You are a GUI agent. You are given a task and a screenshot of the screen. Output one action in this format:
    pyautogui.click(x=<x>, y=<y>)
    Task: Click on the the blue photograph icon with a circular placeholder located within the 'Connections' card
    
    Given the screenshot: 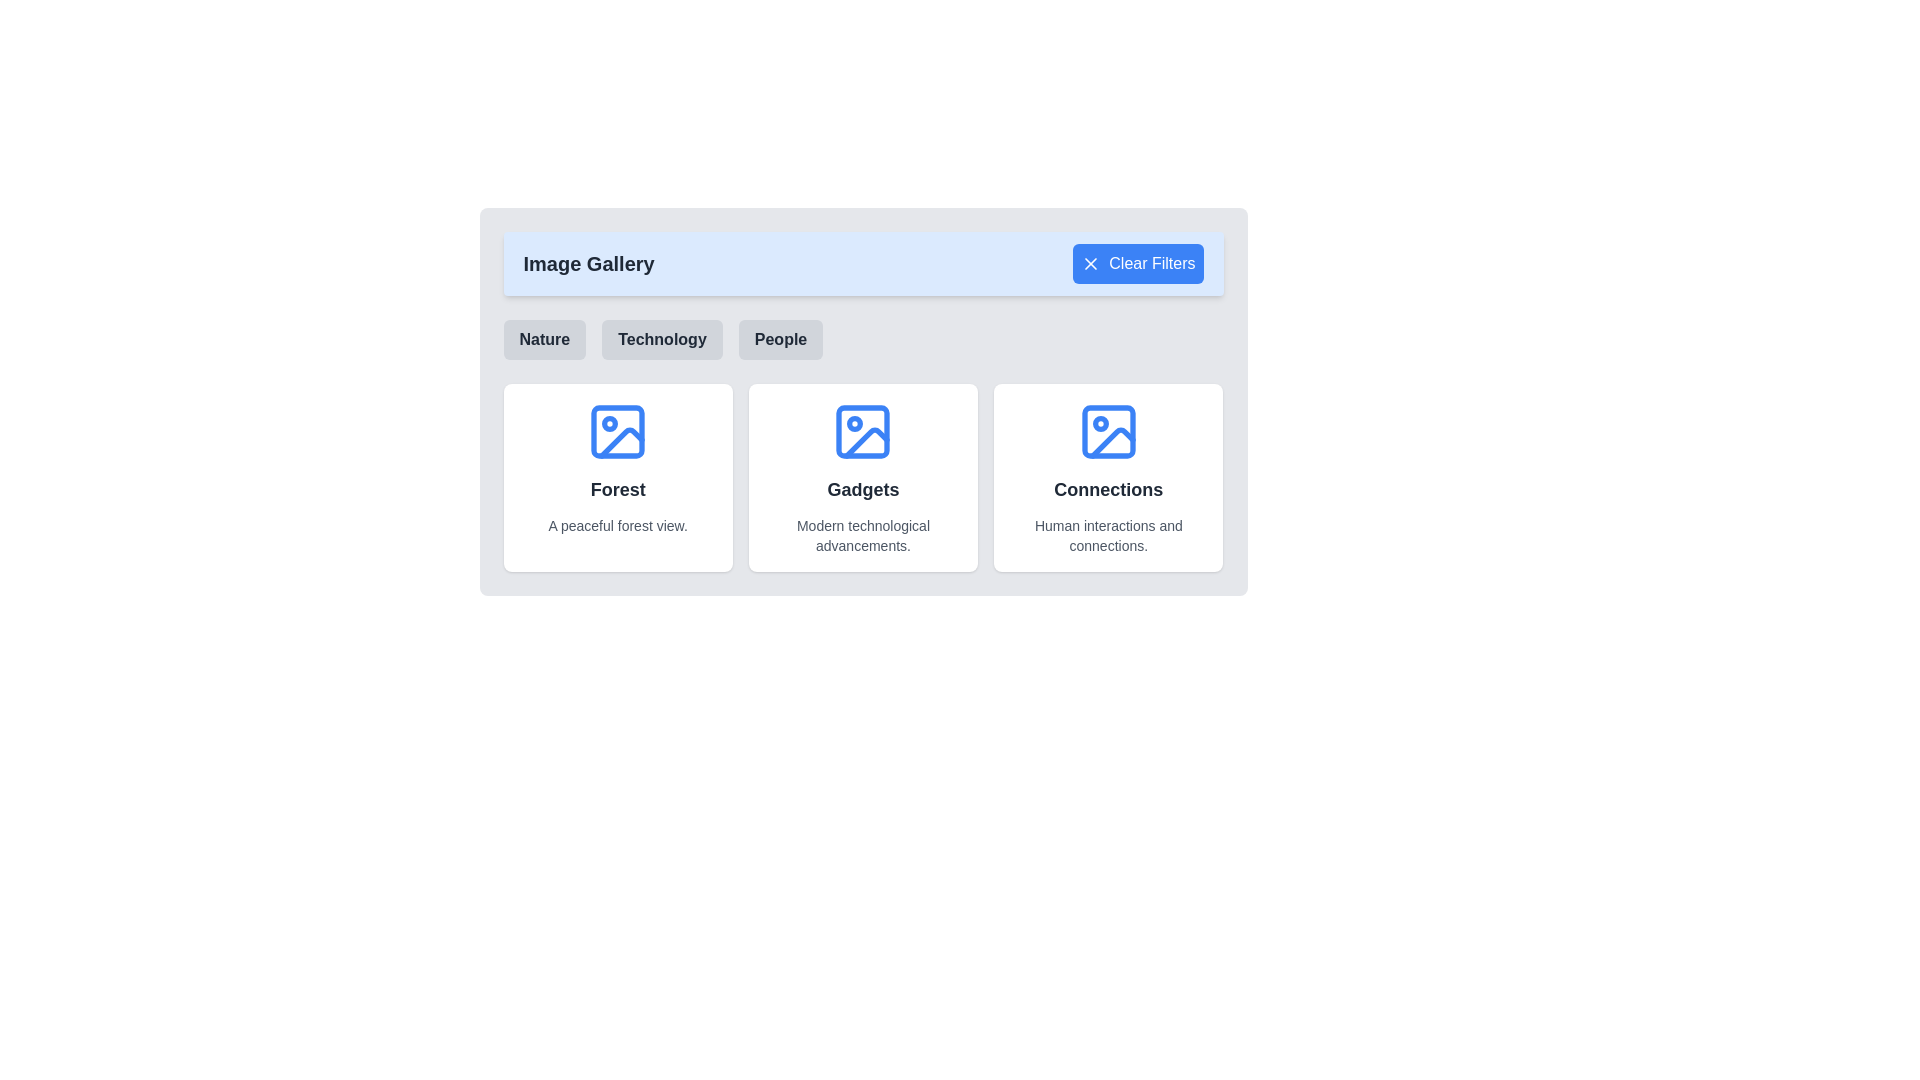 What is the action you would take?
    pyautogui.click(x=1107, y=431)
    